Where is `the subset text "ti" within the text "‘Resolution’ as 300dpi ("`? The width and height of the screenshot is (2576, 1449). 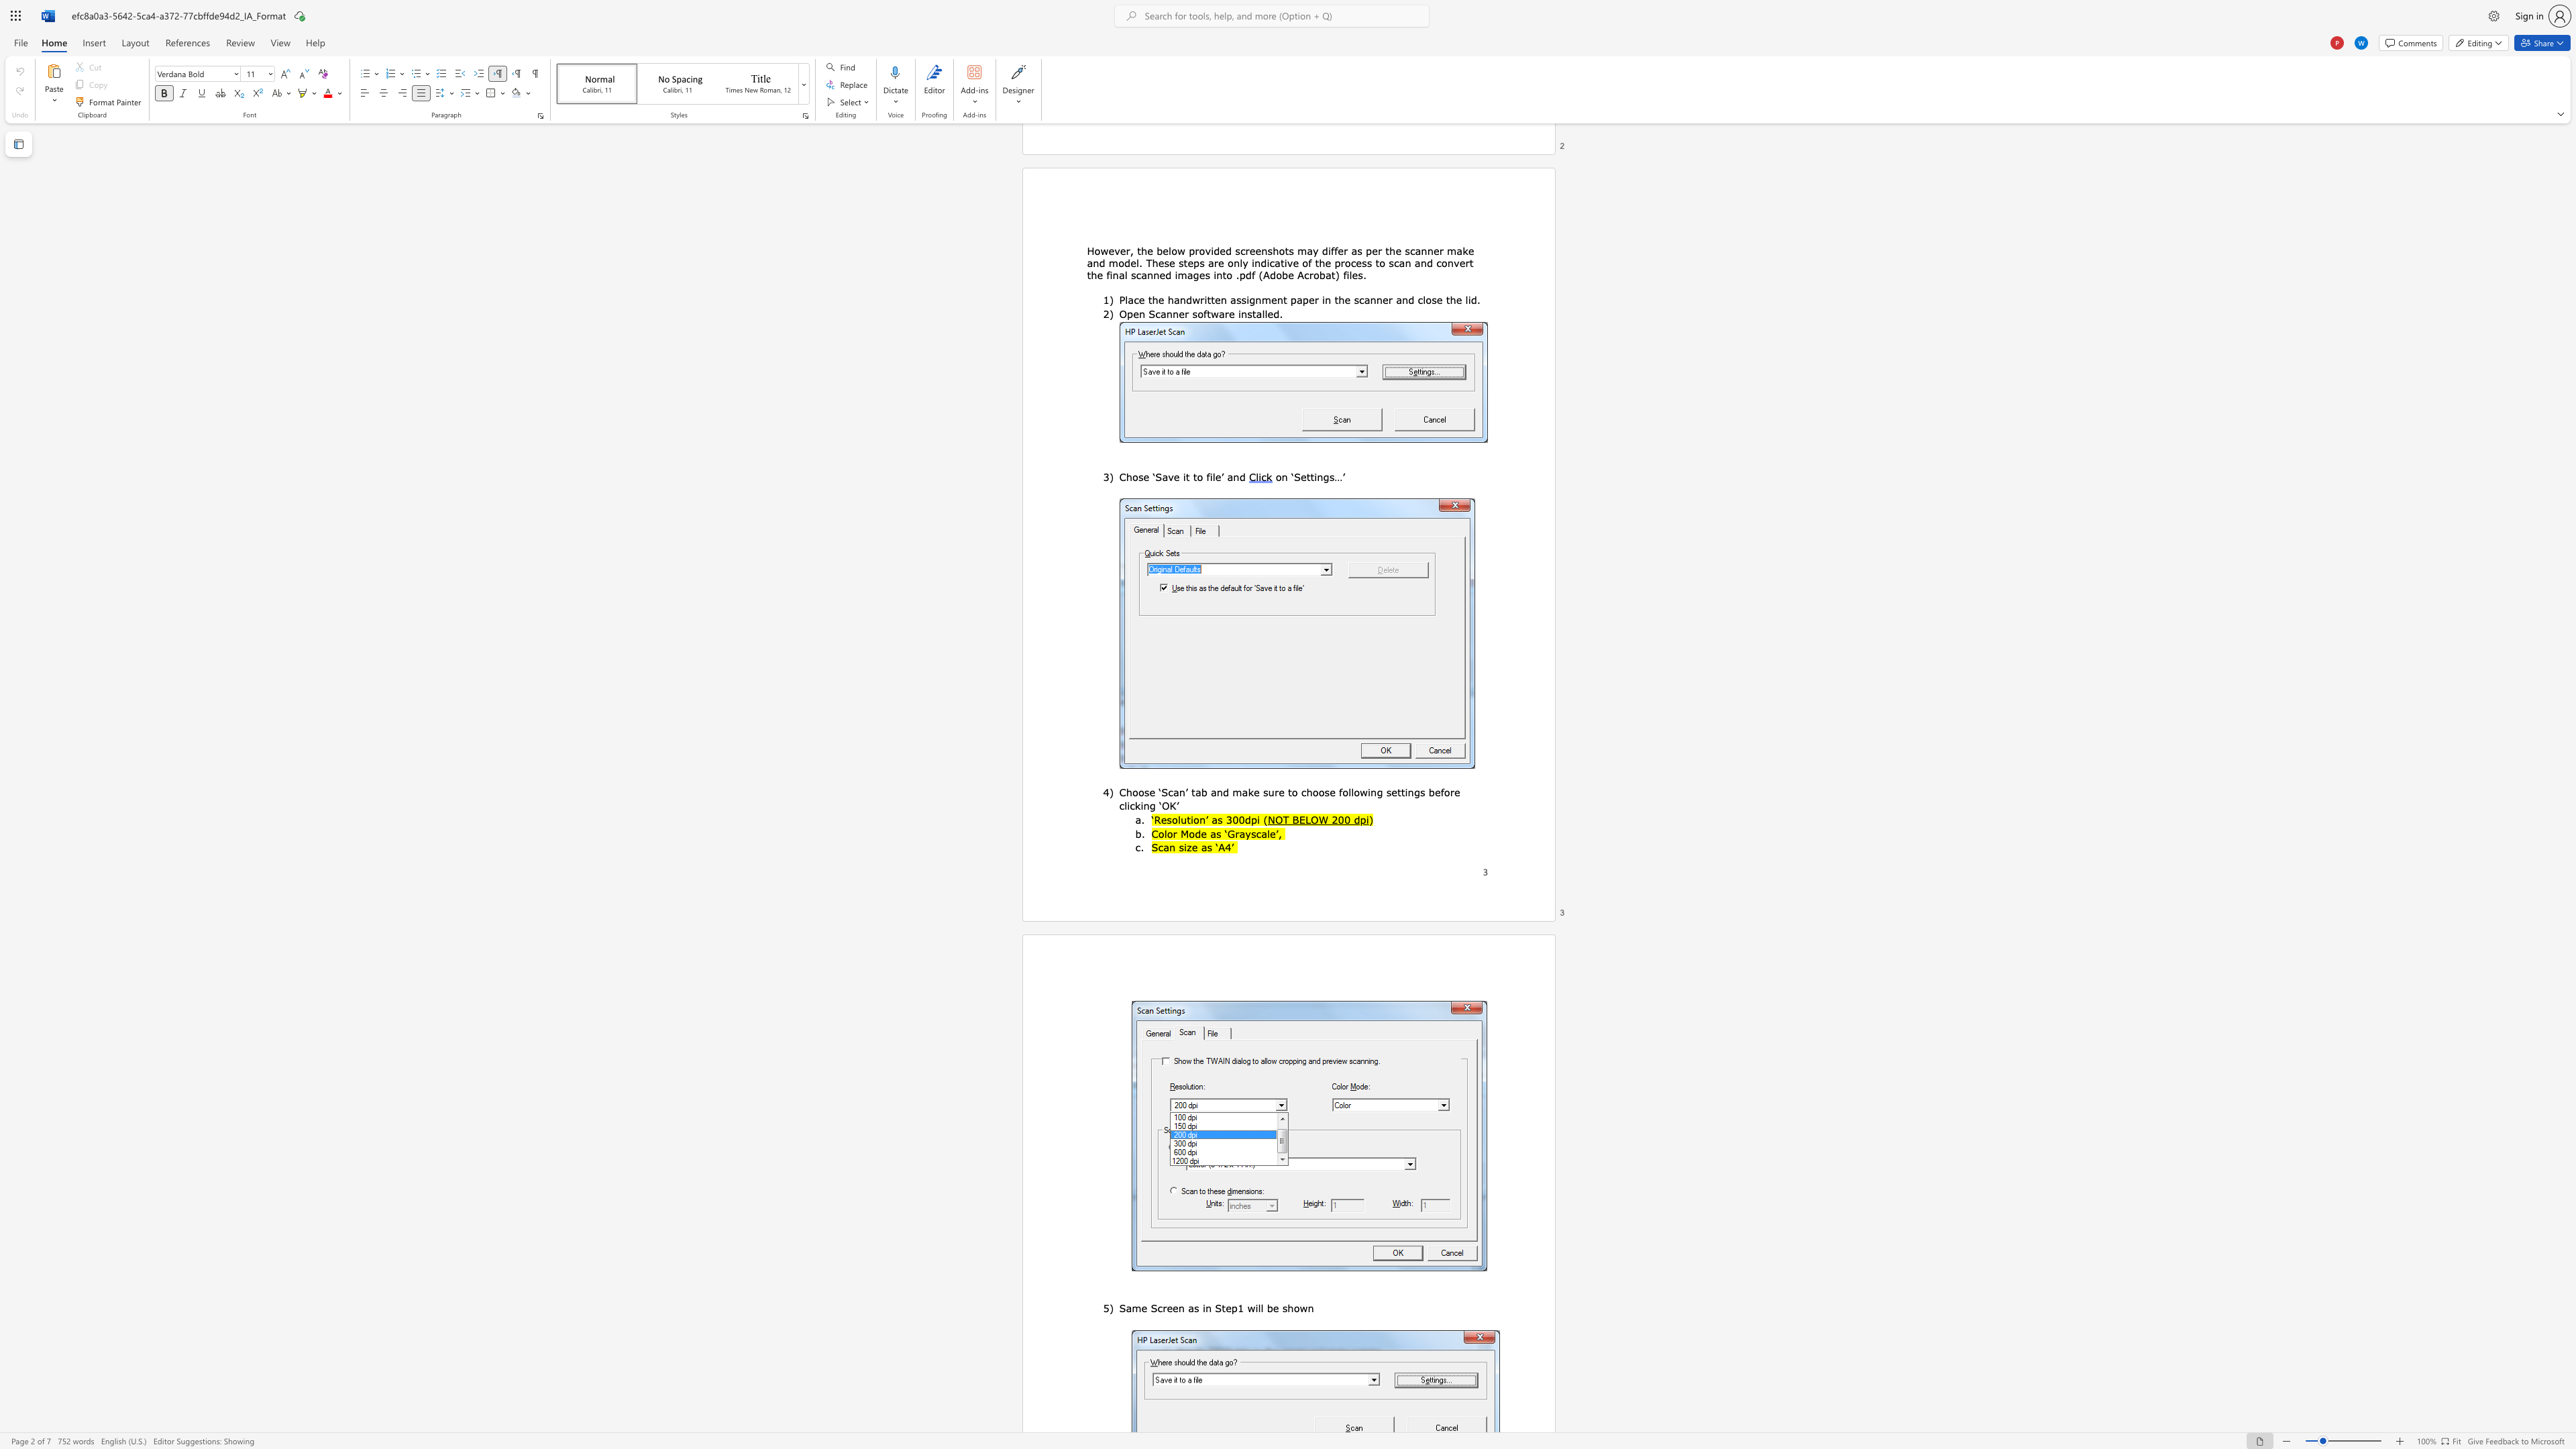 the subset text "ti" within the text "‘Resolution’ as 300dpi (" is located at coordinates (1187, 818).